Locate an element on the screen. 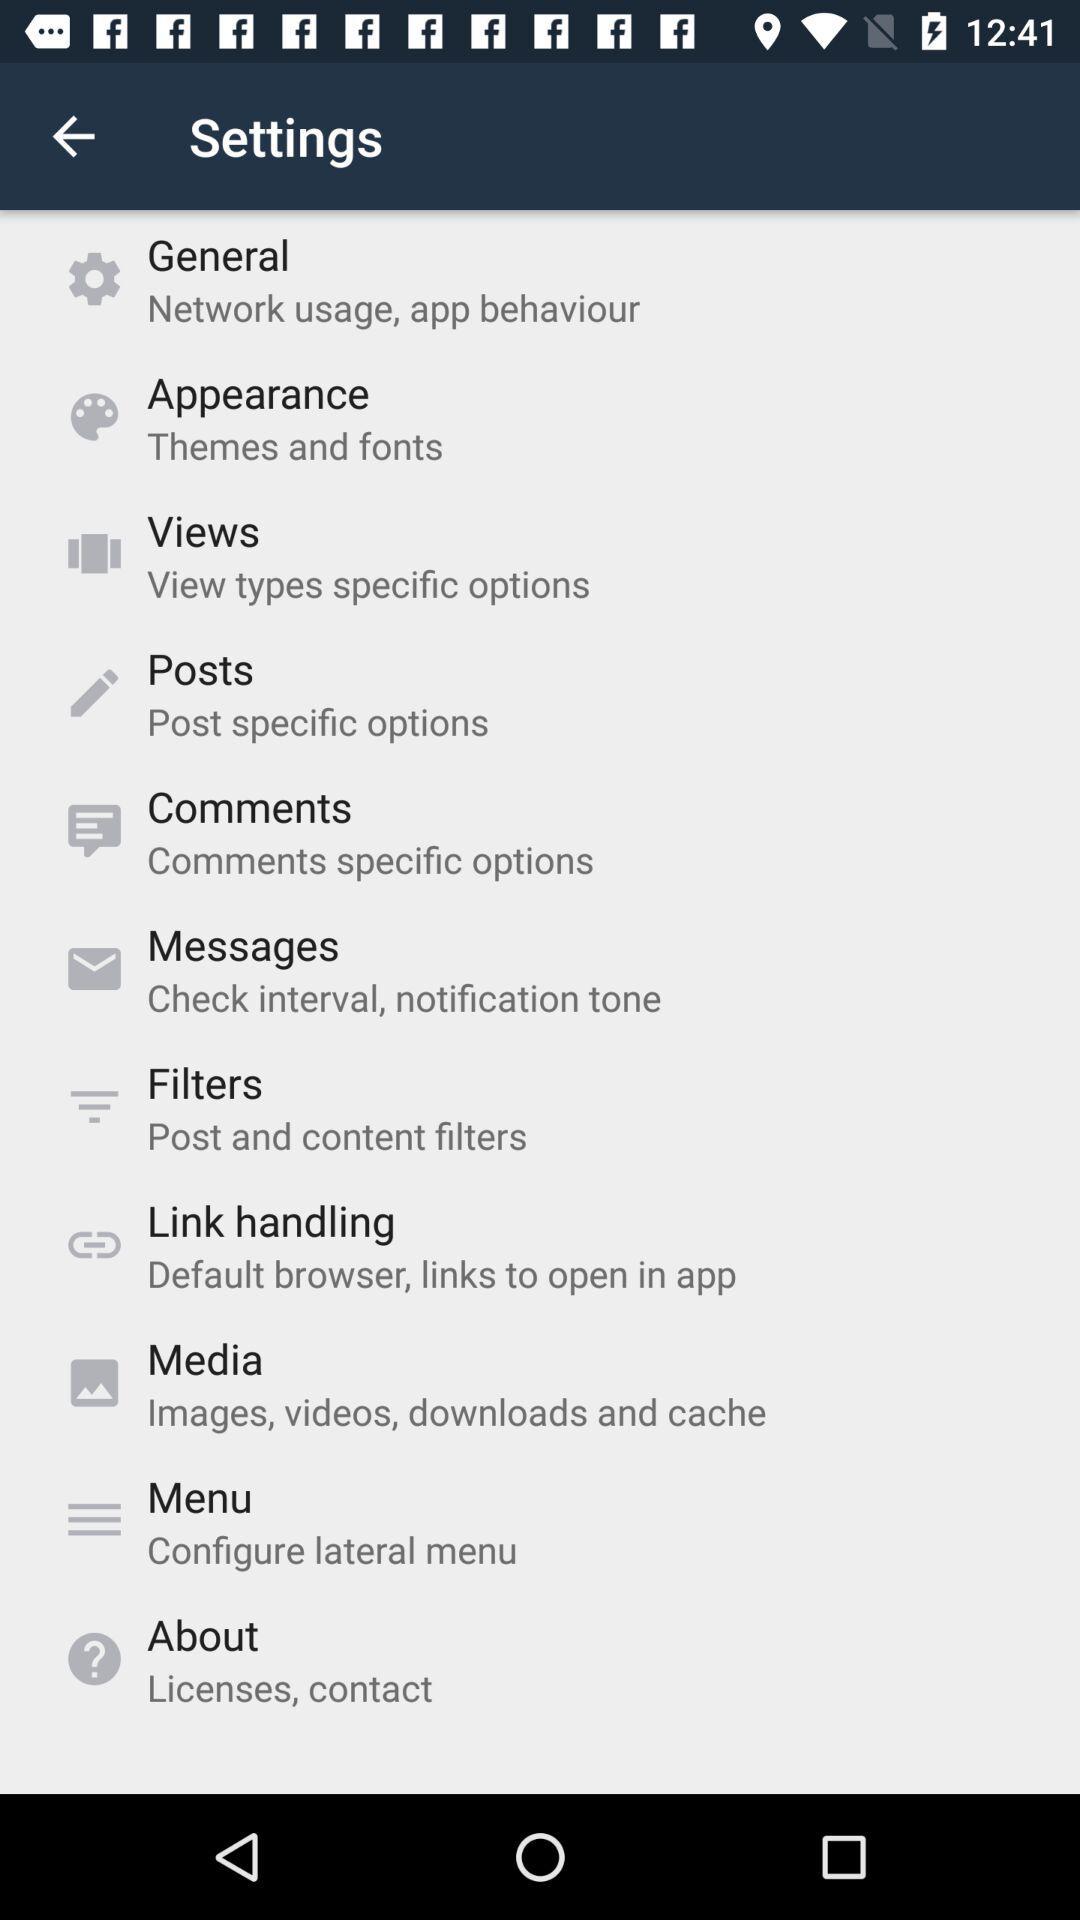 Image resolution: width=1080 pixels, height=1920 pixels. about icon is located at coordinates (202, 1634).